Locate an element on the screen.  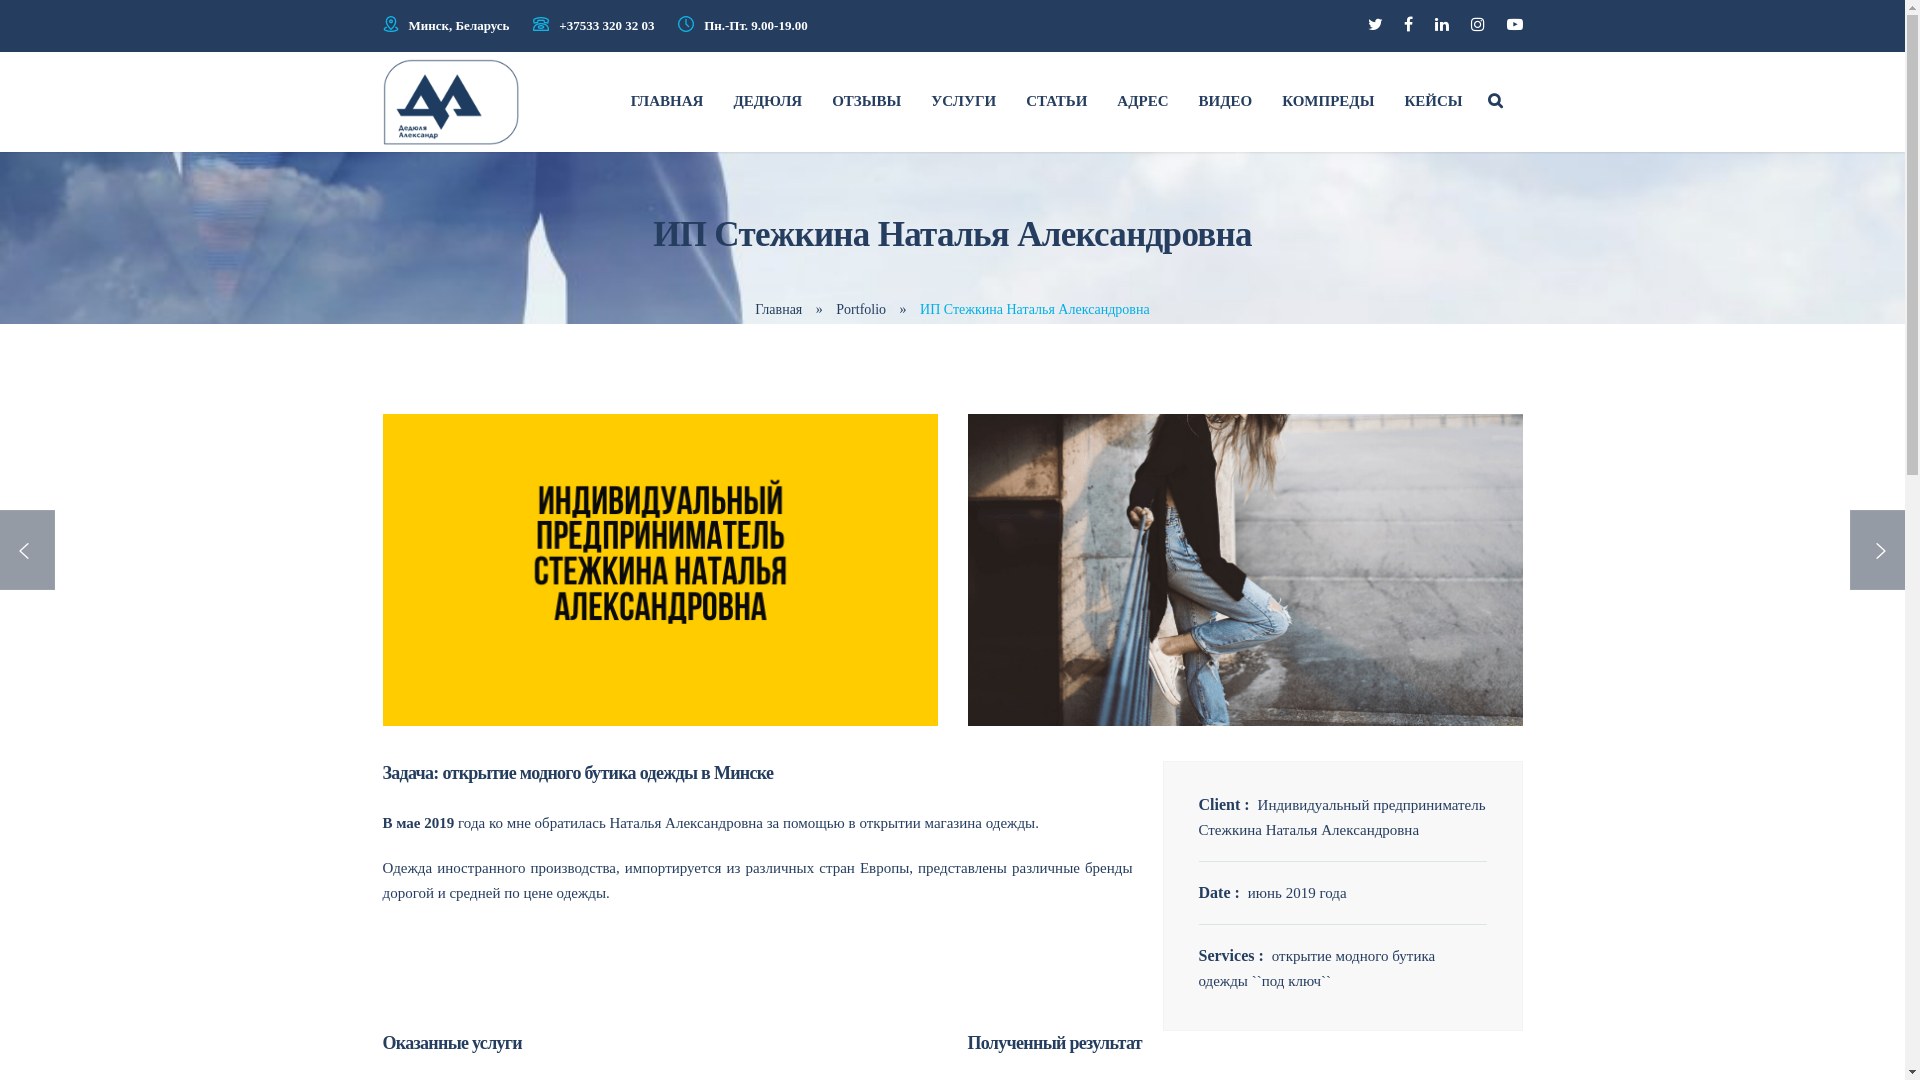
'Twitter' is located at coordinates (1374, 24).